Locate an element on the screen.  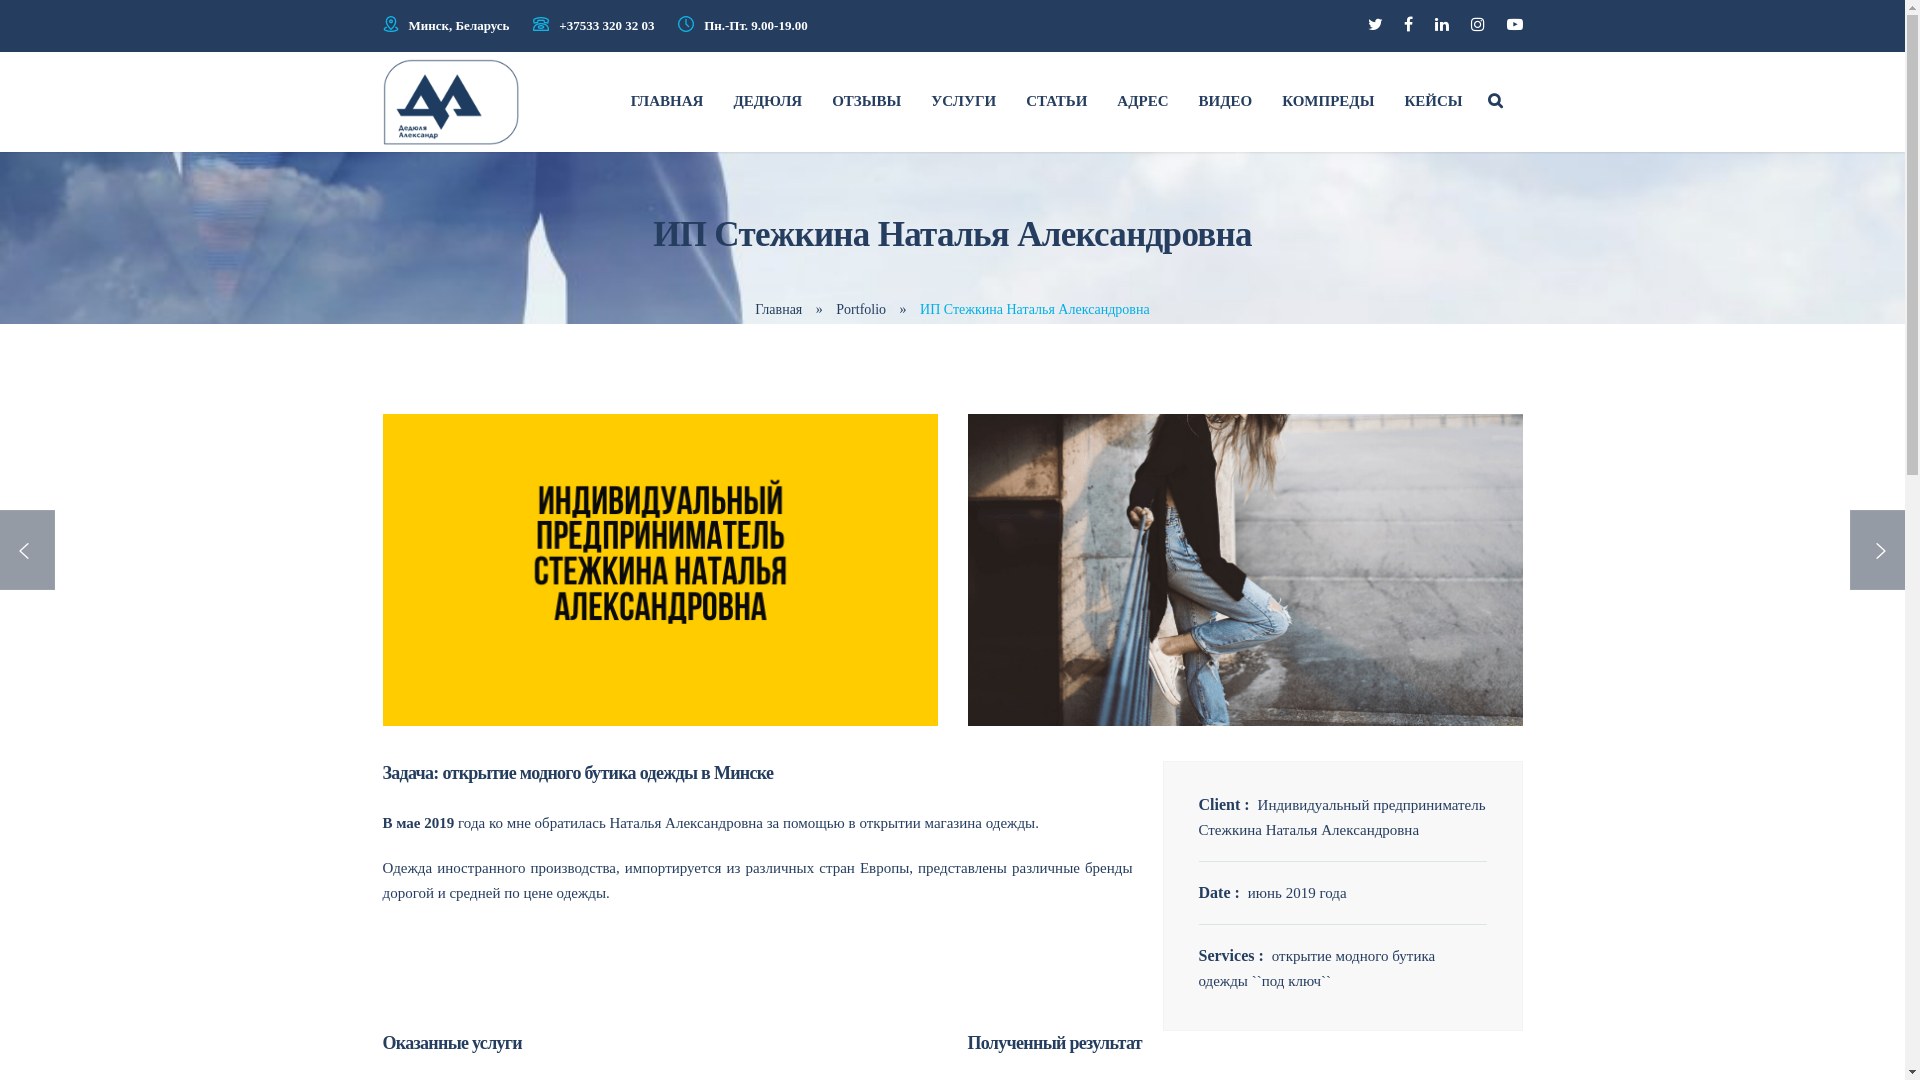
'Twitter' is located at coordinates (1374, 24).